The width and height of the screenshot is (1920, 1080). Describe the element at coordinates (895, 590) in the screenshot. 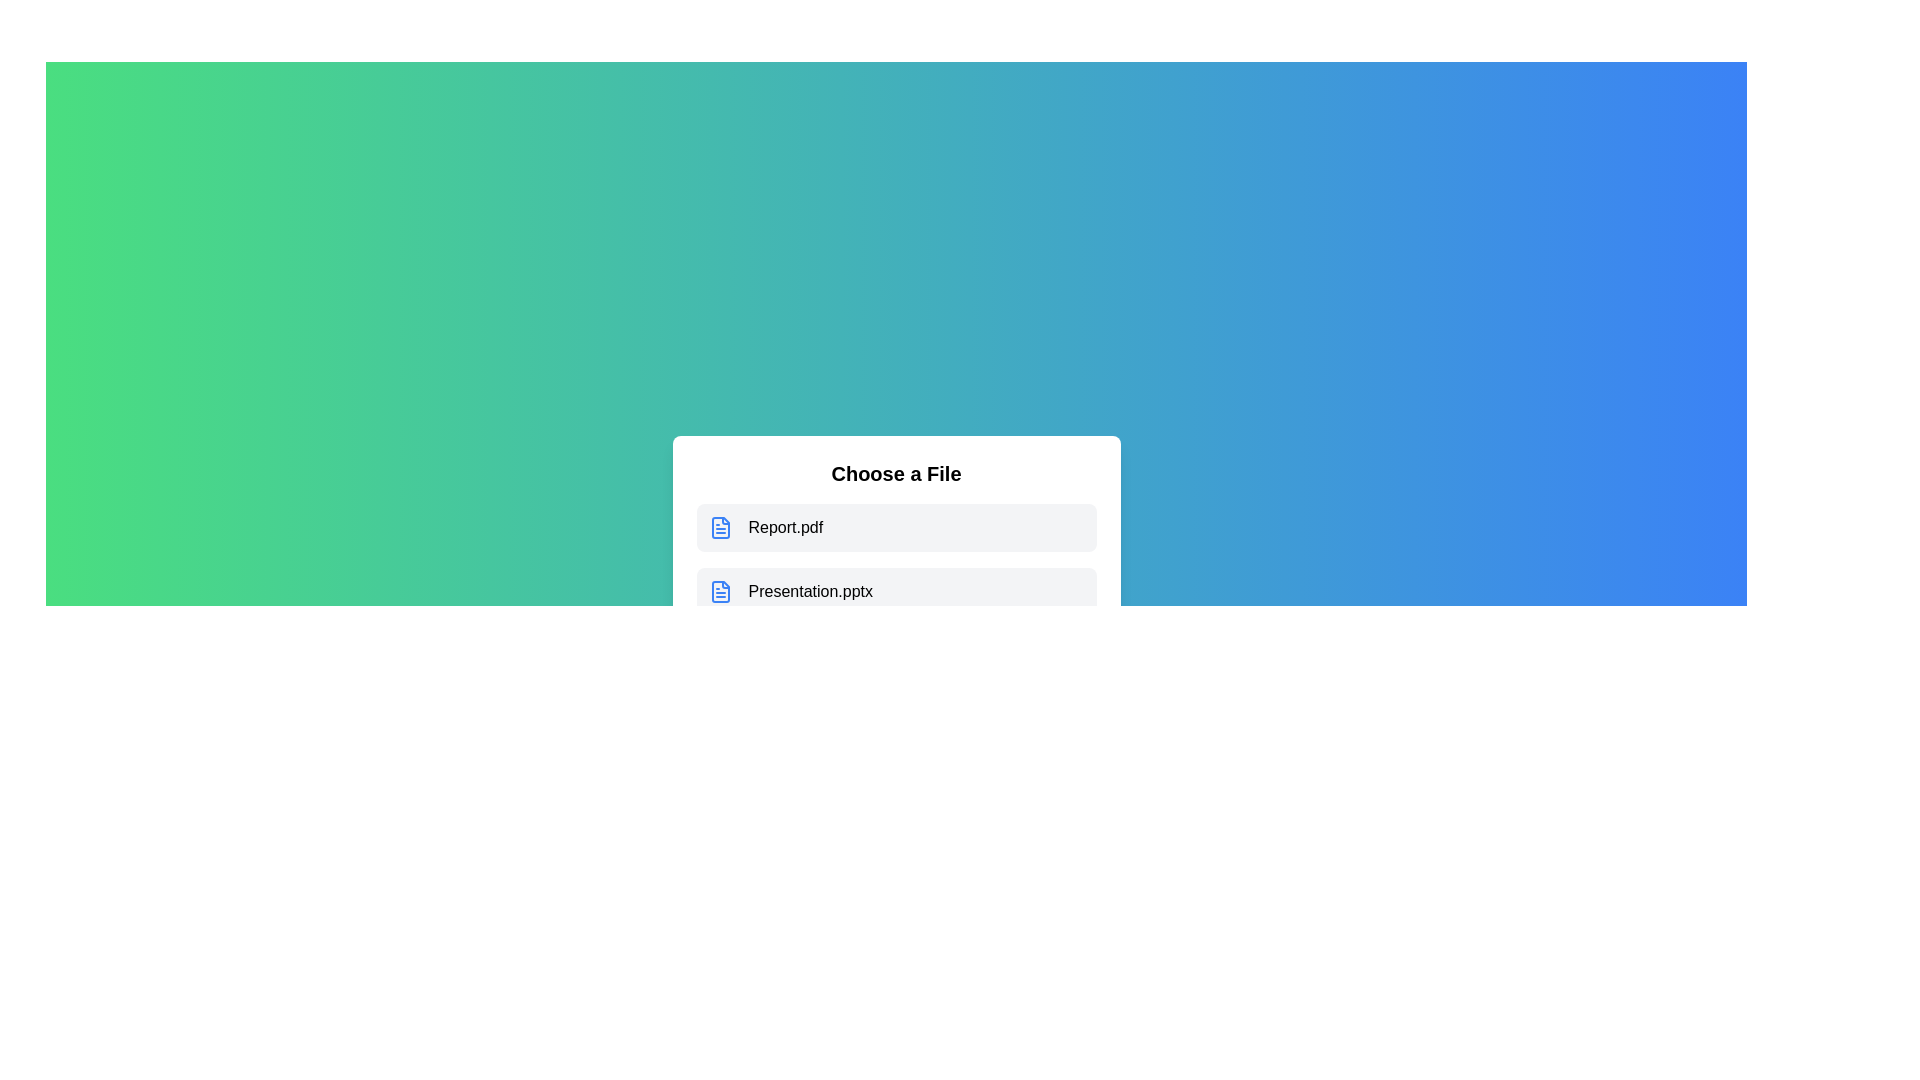

I see `the file Presentation.pptx from the list` at that location.